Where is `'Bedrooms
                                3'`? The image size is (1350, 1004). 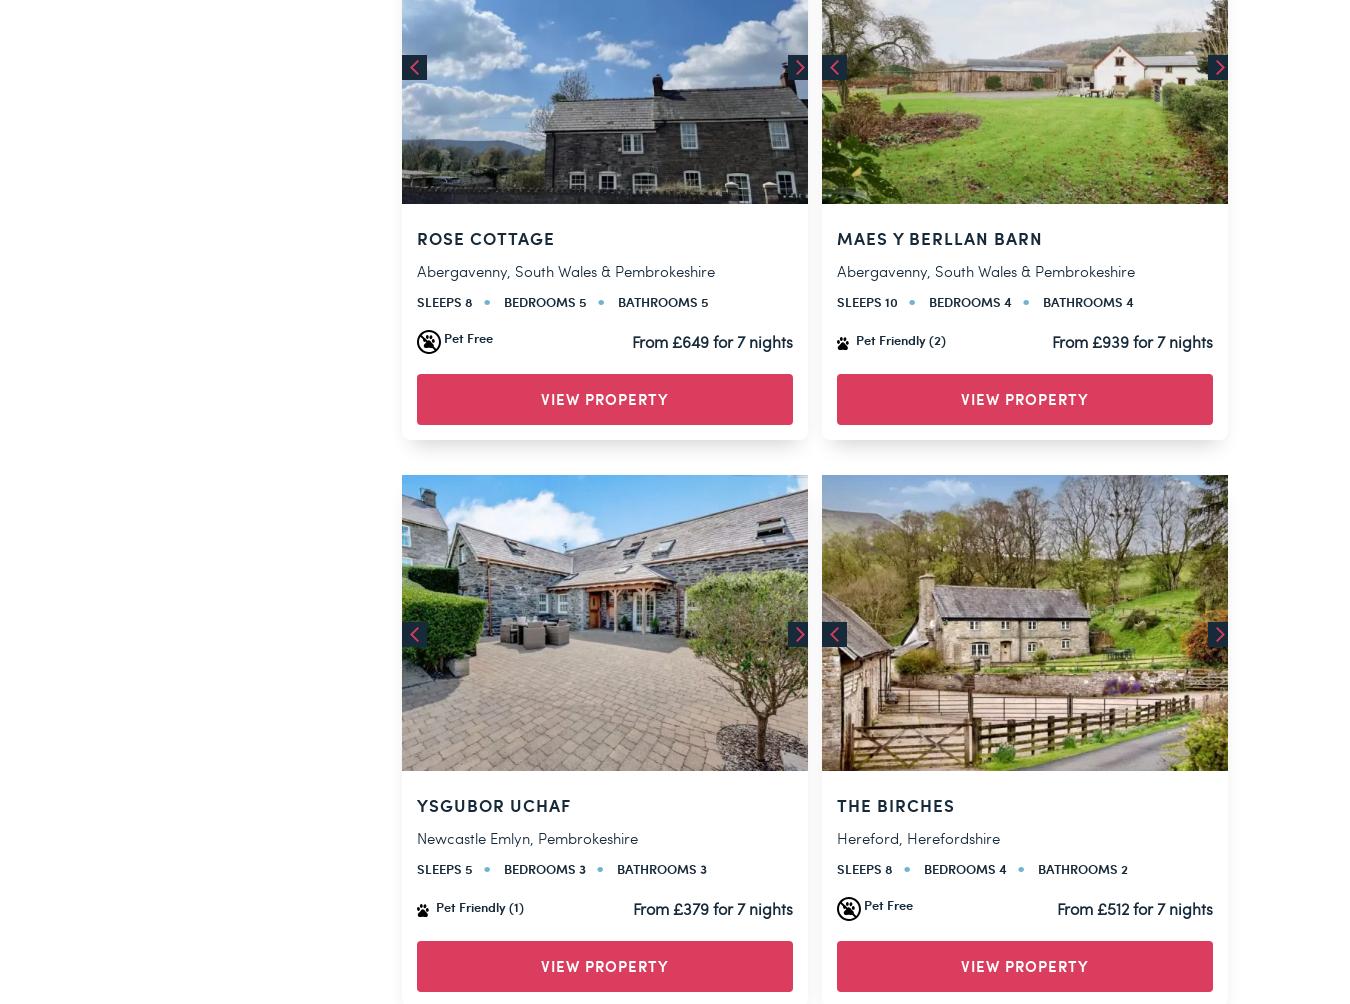
'Bedrooms
                                3' is located at coordinates (543, 260).